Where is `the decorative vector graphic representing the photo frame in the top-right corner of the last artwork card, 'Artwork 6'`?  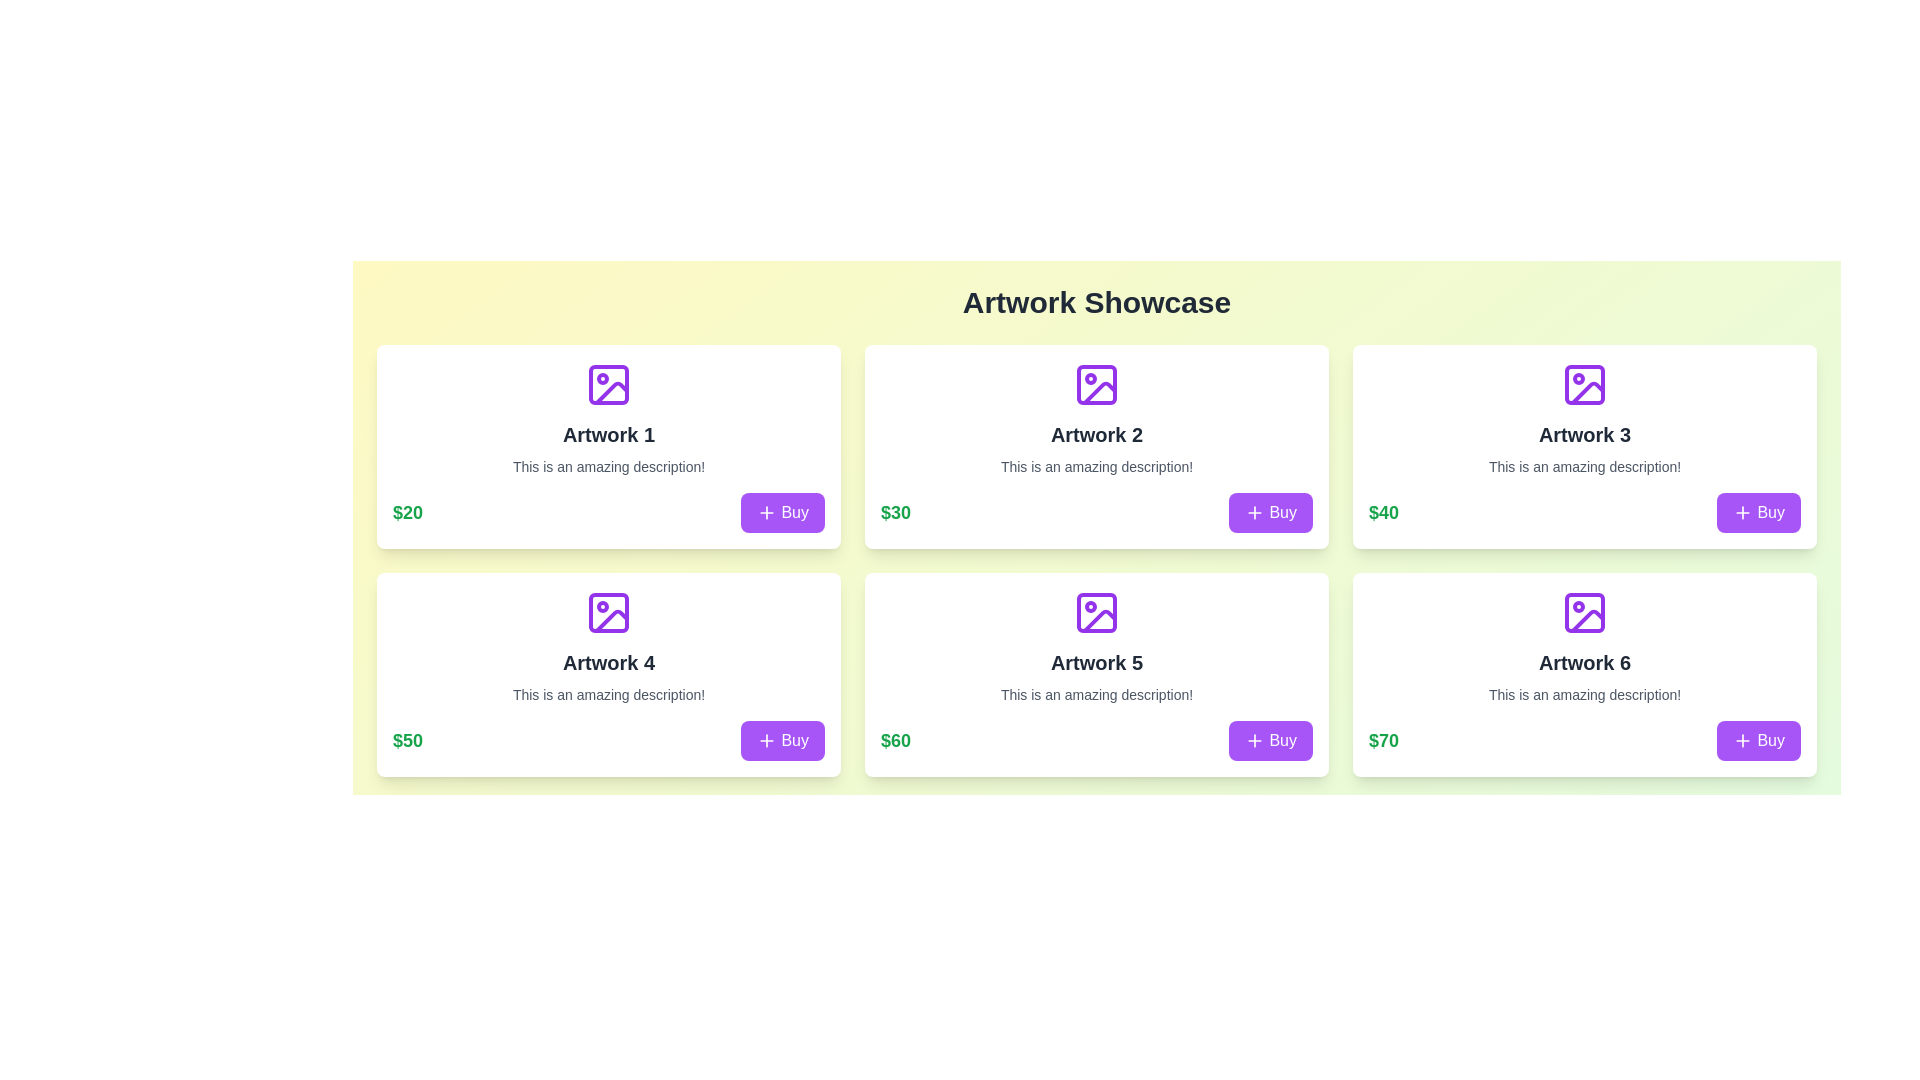
the decorative vector graphic representing the photo frame in the top-right corner of the last artwork card, 'Artwork 6' is located at coordinates (1583, 612).